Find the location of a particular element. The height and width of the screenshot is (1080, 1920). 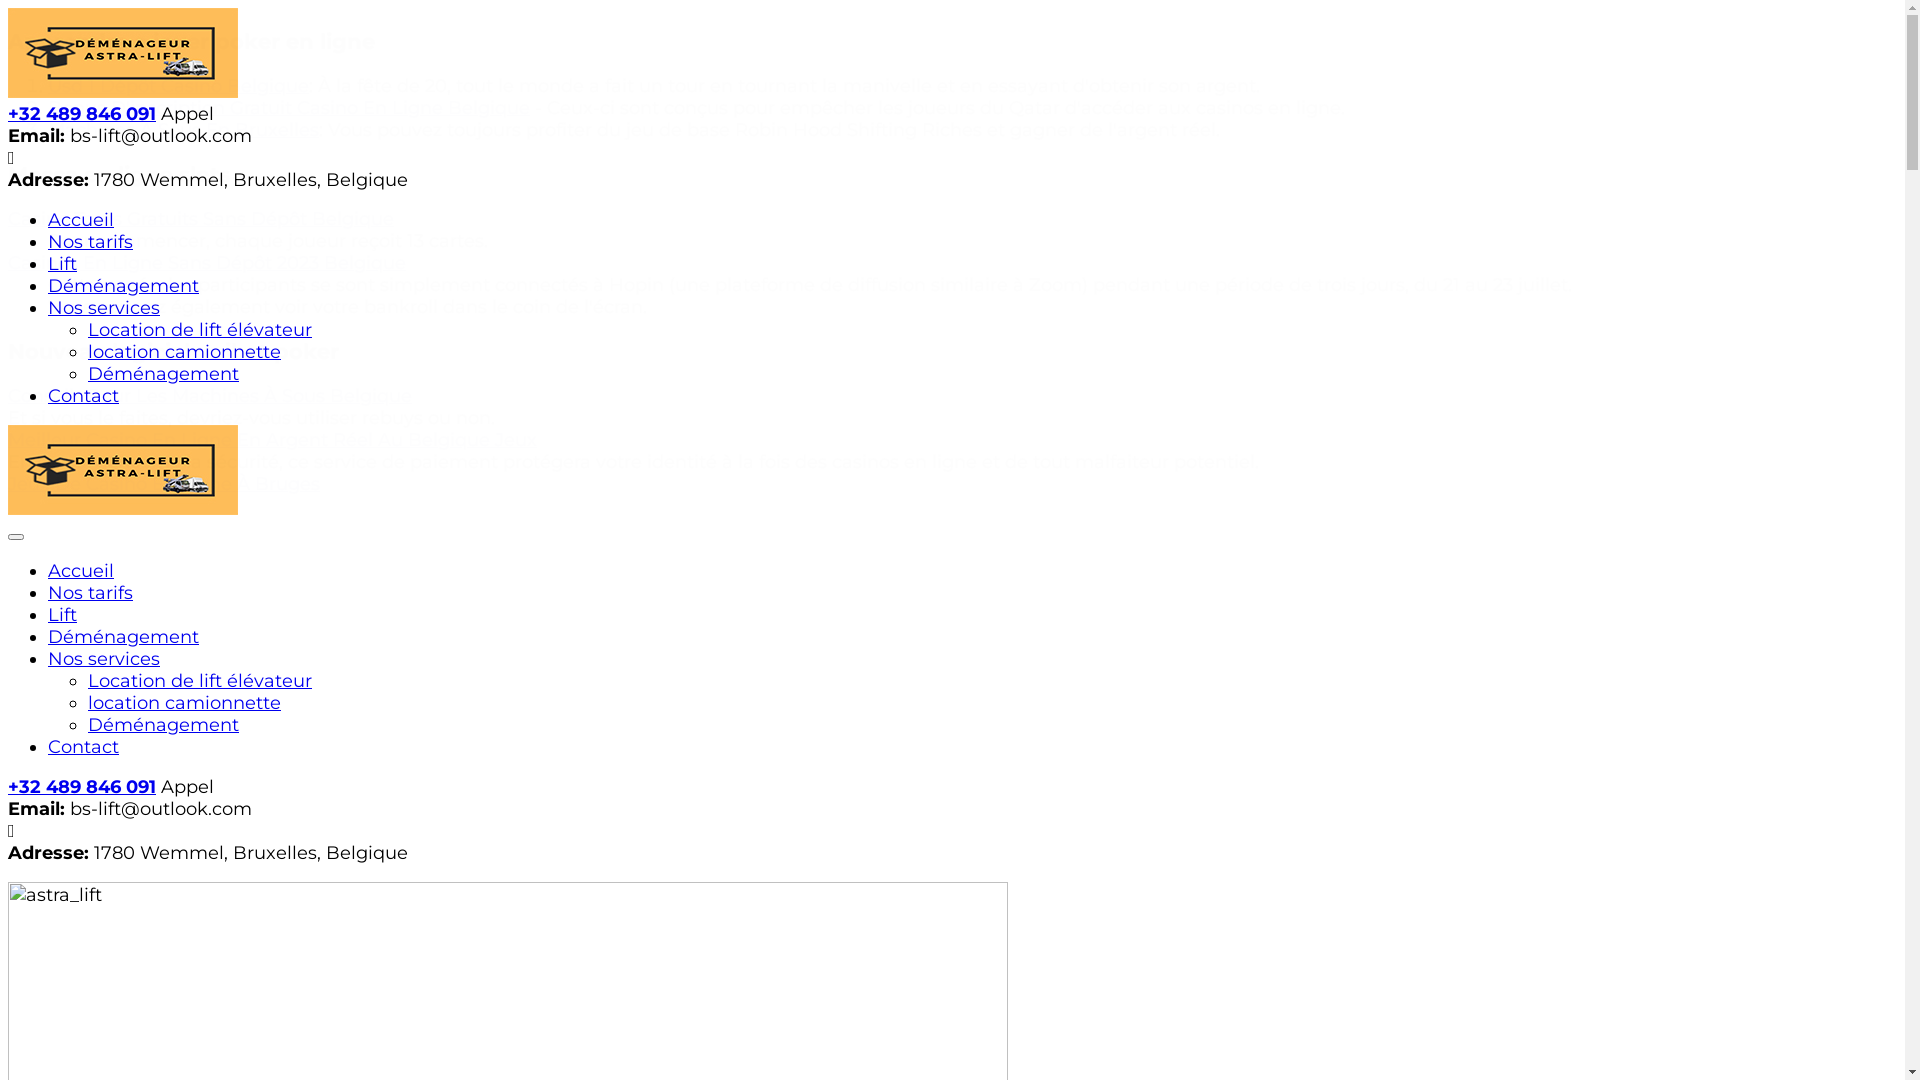

'Contact' is located at coordinates (82, 747).